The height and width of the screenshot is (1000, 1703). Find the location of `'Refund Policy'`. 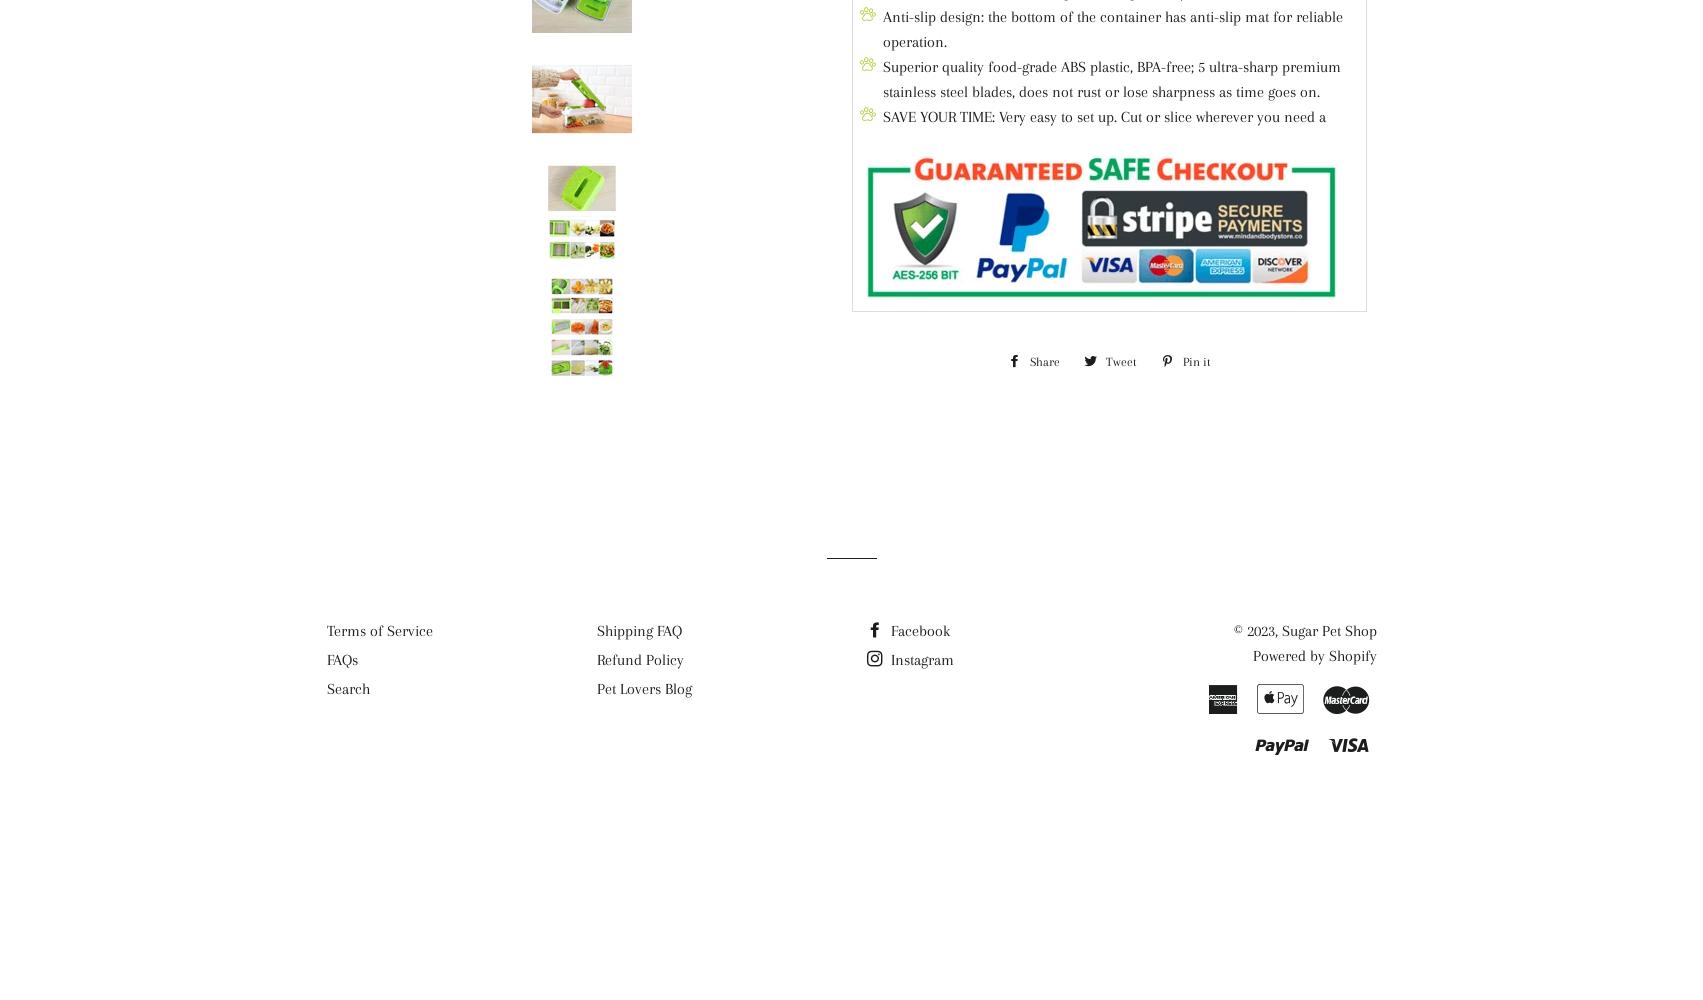

'Refund Policy' is located at coordinates (638, 660).